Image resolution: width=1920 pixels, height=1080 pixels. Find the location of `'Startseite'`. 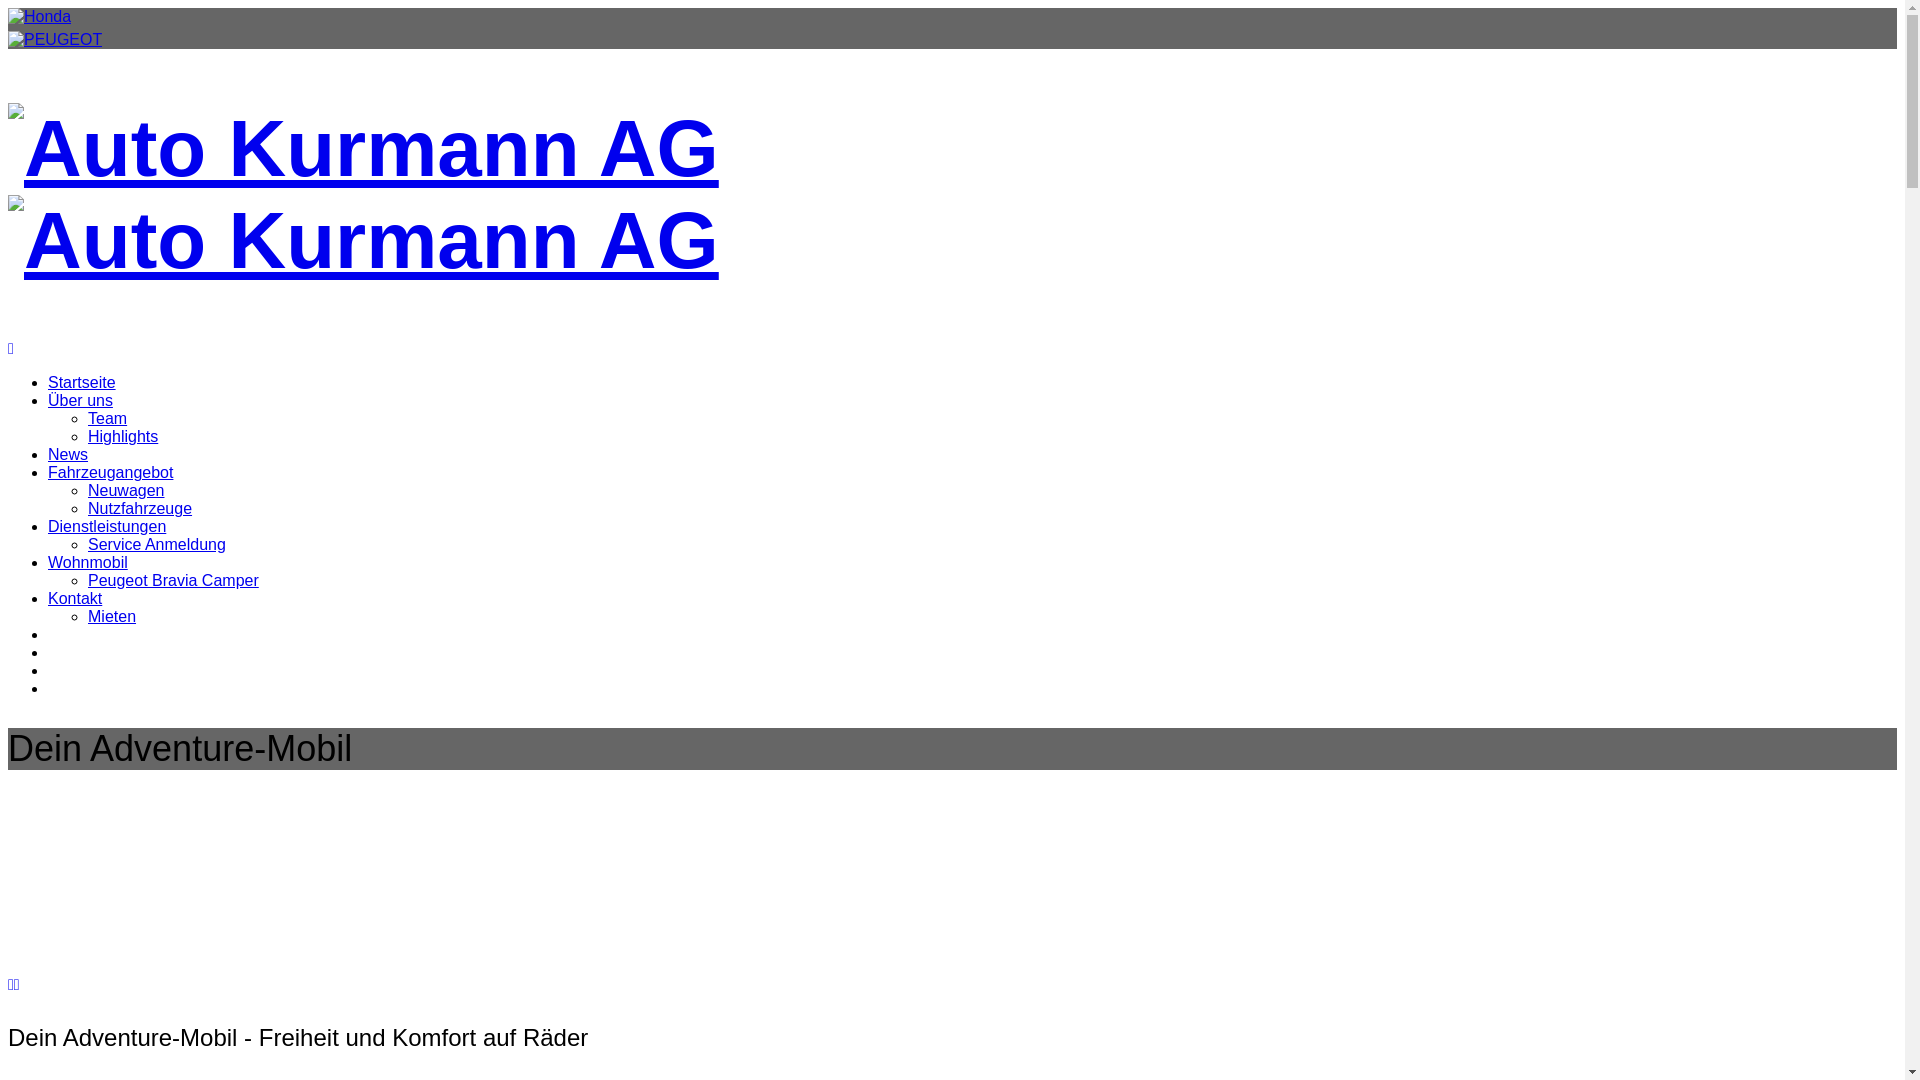

'Startseite' is located at coordinates (80, 382).